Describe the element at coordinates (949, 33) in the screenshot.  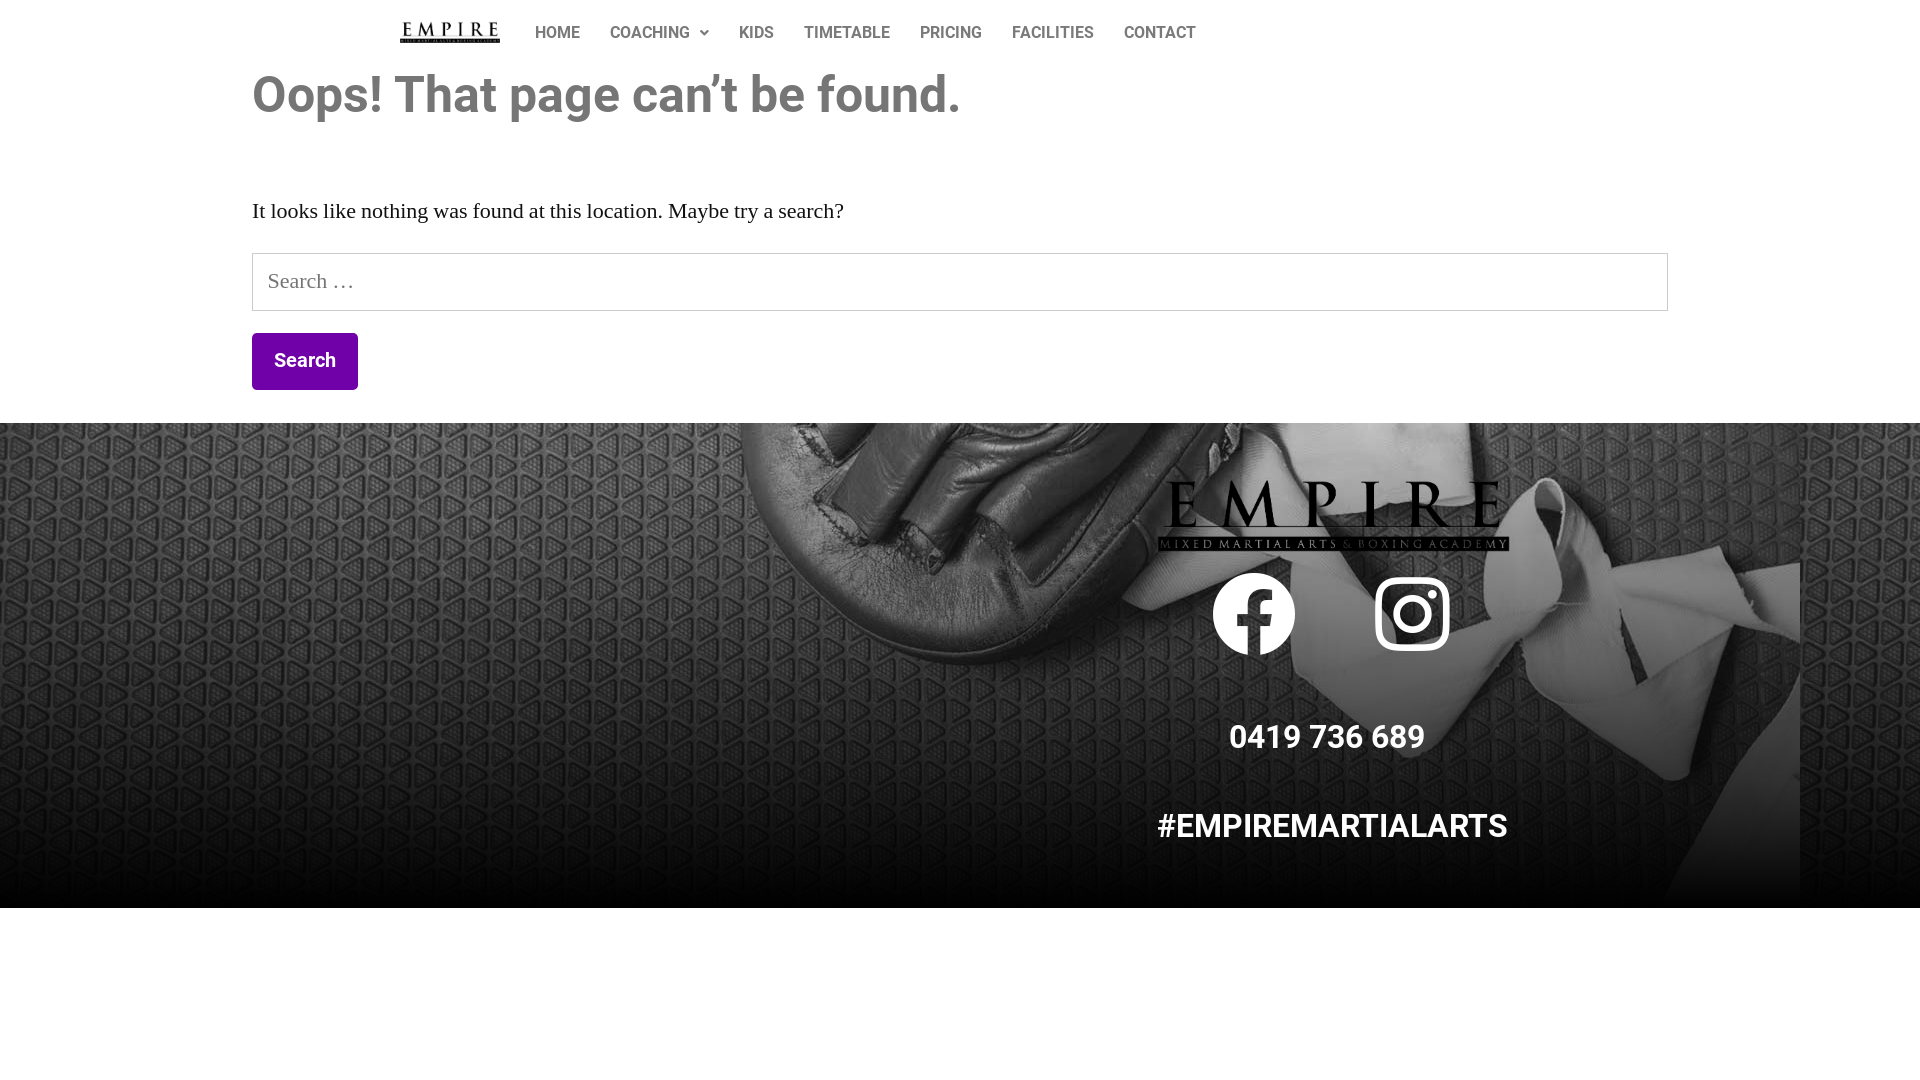
I see `'PRICING'` at that location.